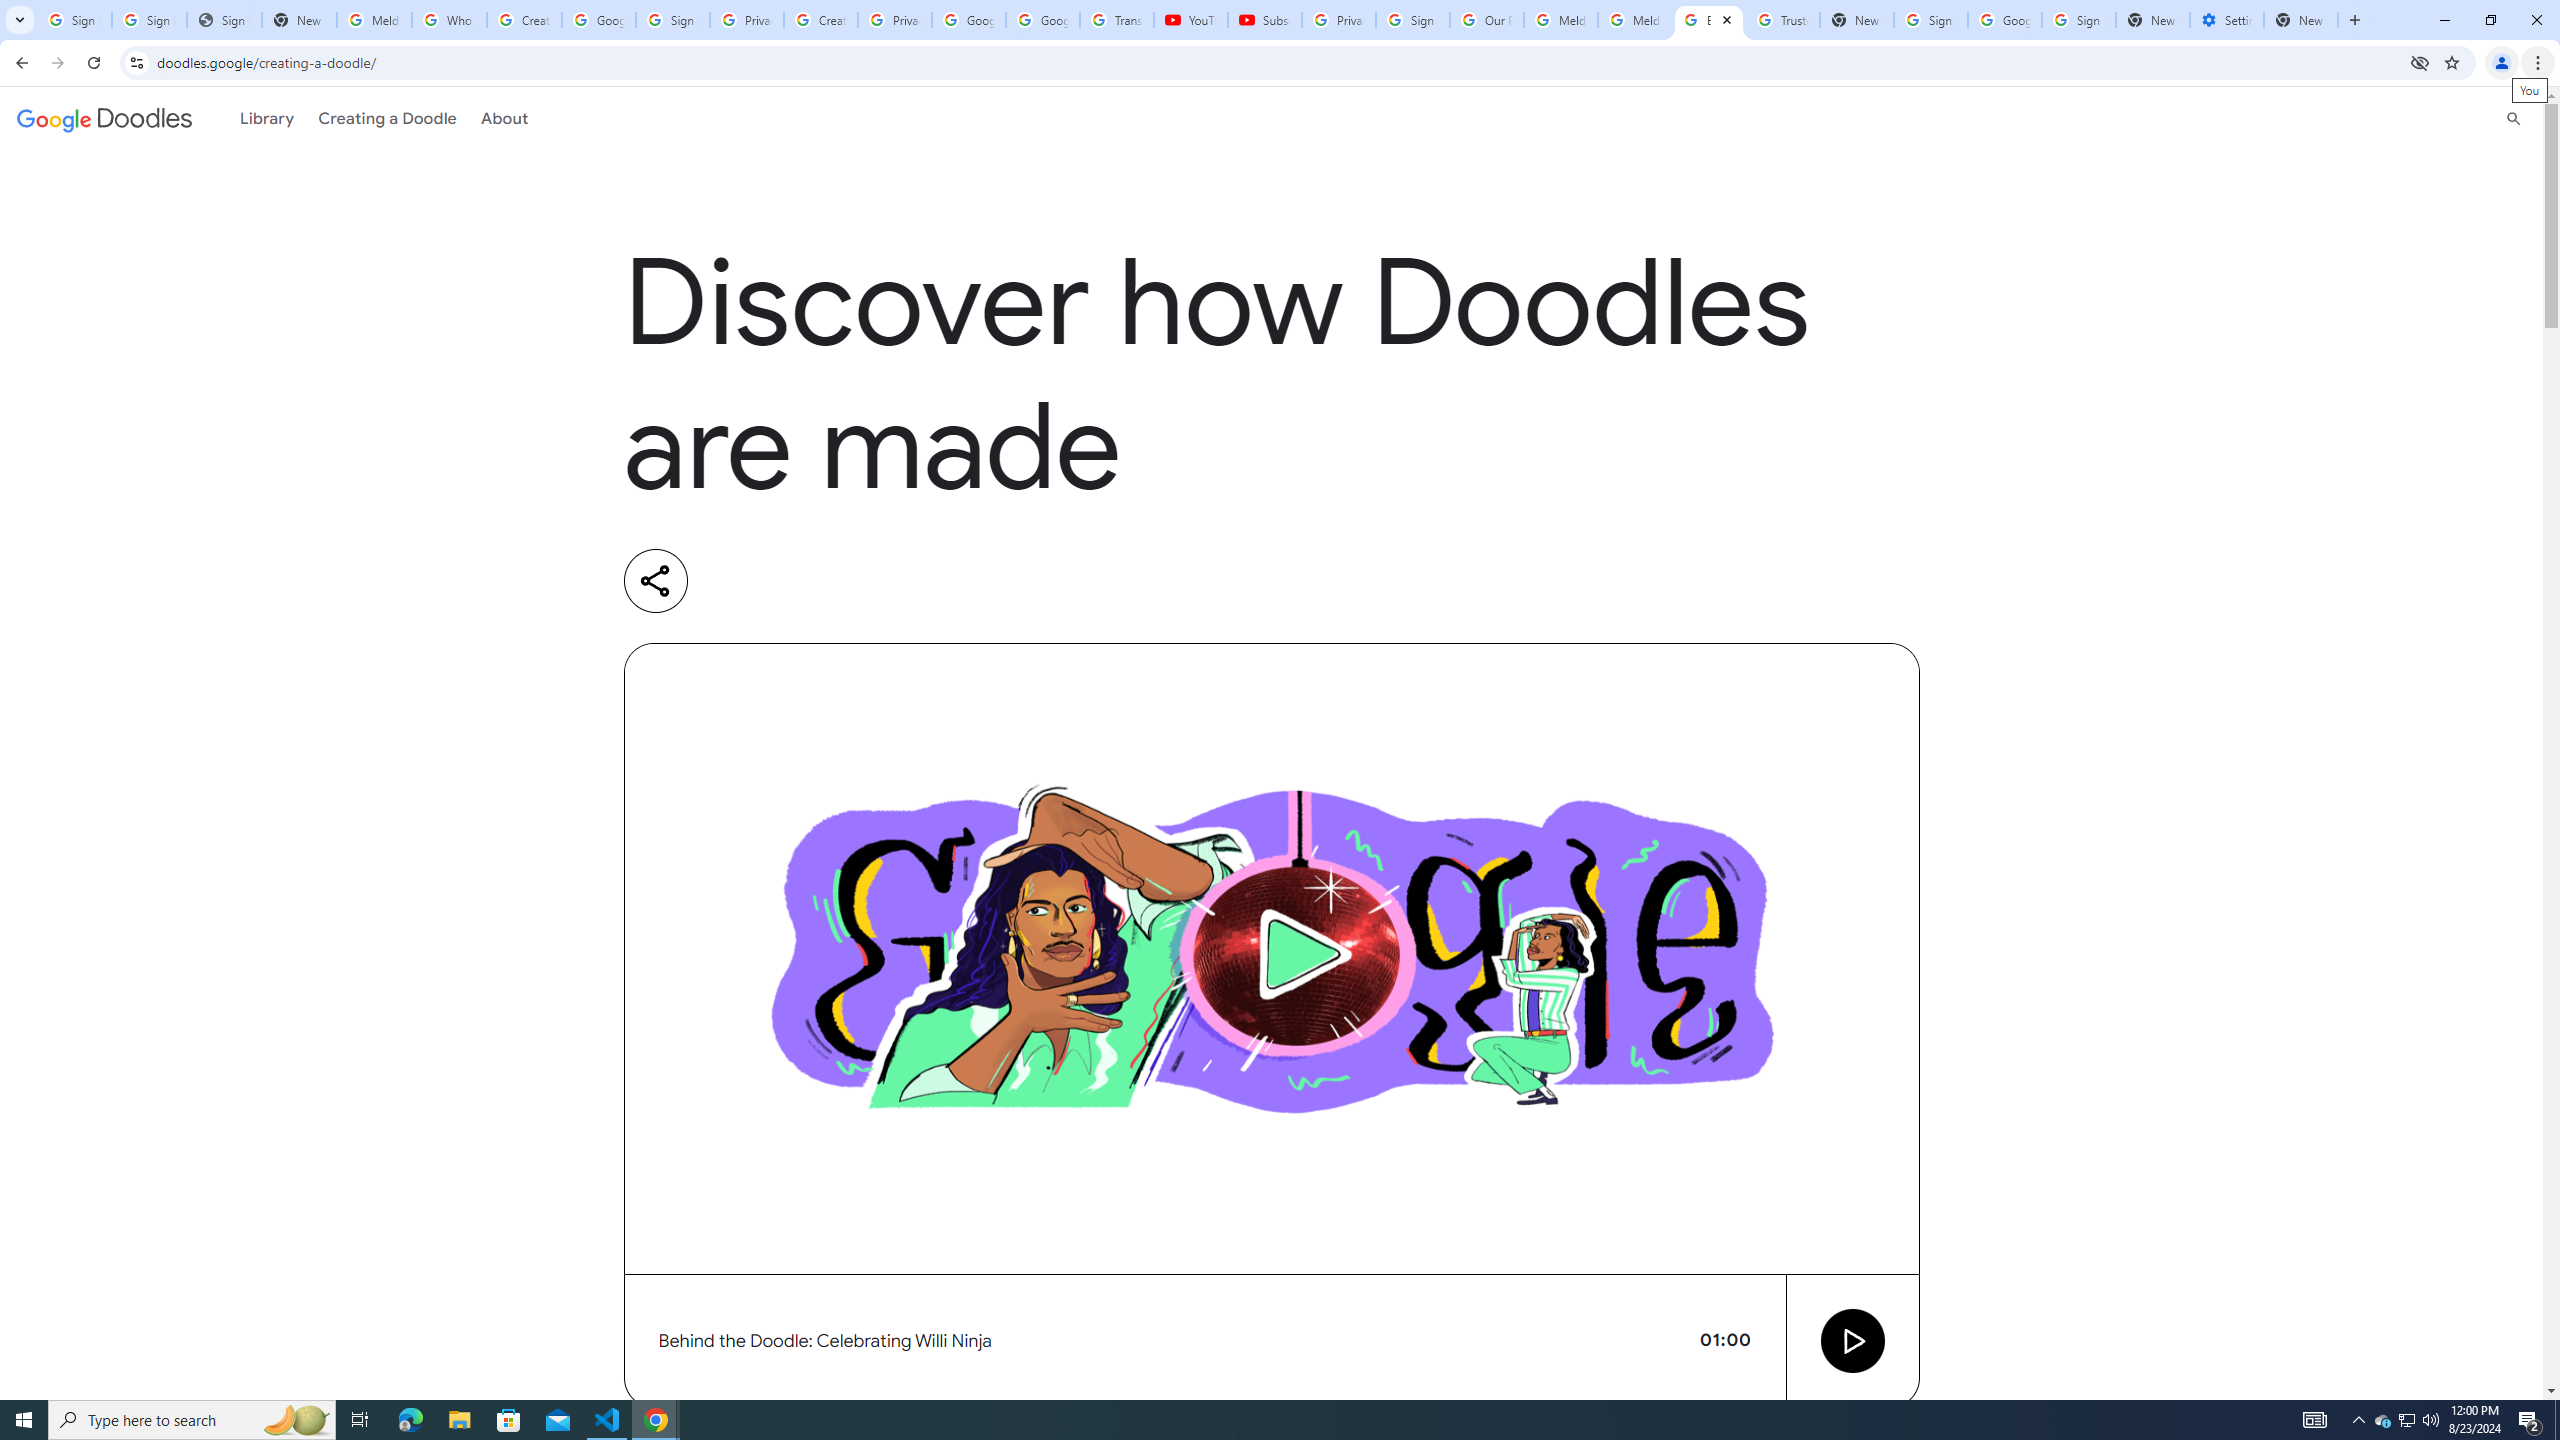 The height and width of the screenshot is (1440, 2560). I want to click on 'Sign in - Google Accounts', so click(148, 19).